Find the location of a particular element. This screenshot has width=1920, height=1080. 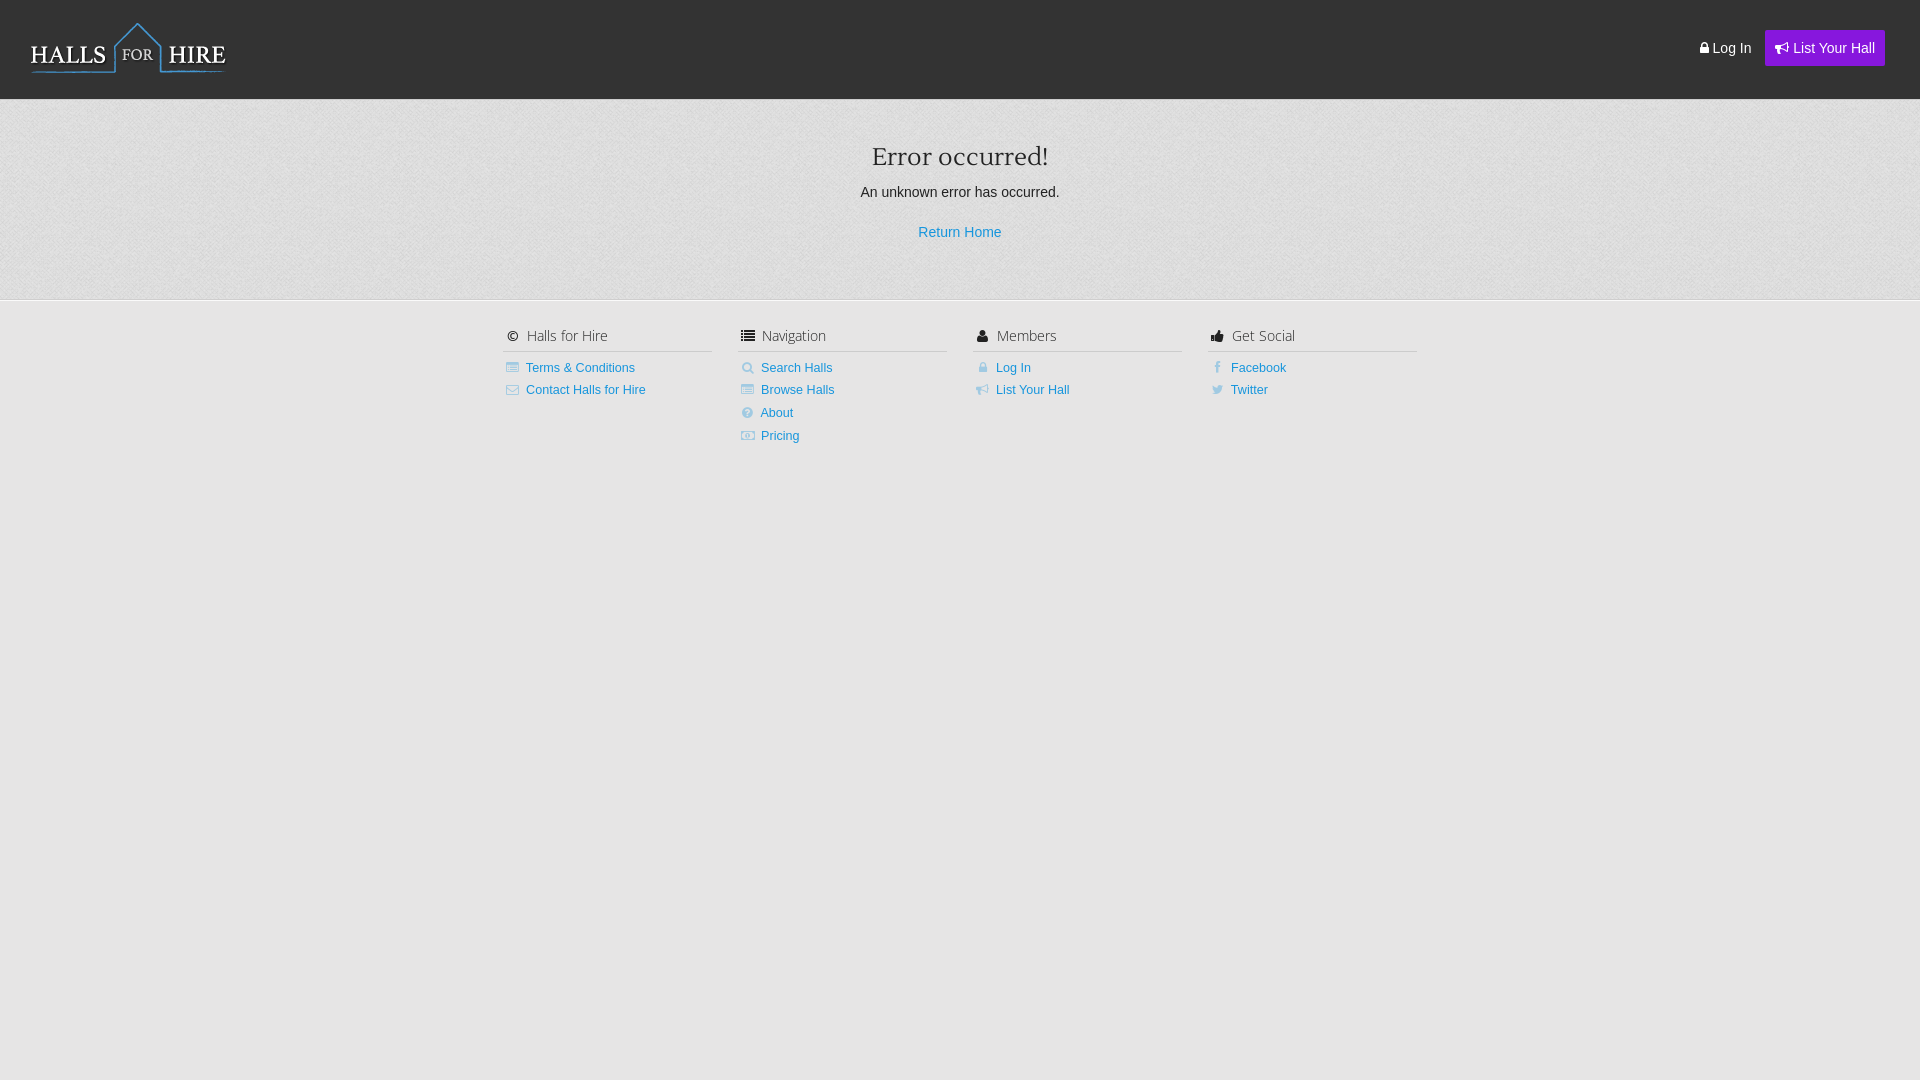

'Contact Halls for Hire' is located at coordinates (607, 390).